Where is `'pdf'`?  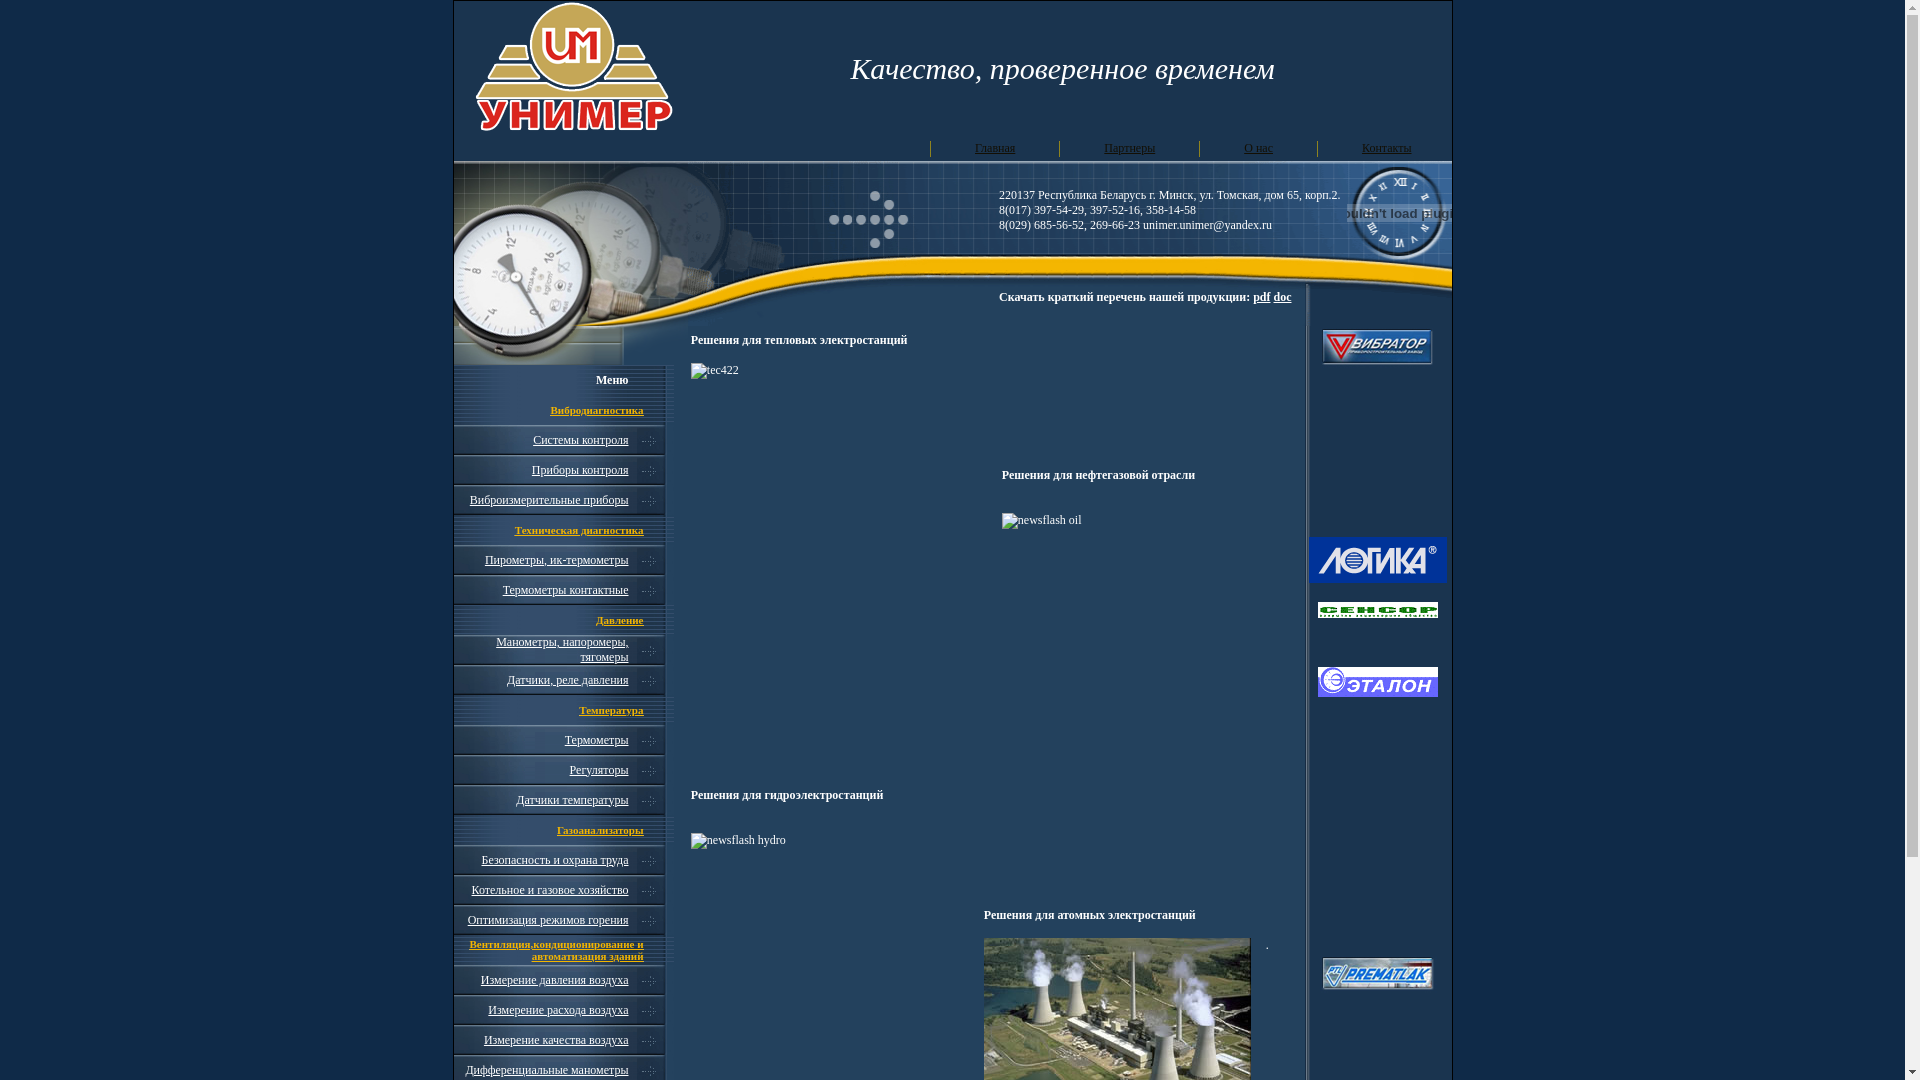 'pdf' is located at coordinates (1260, 297).